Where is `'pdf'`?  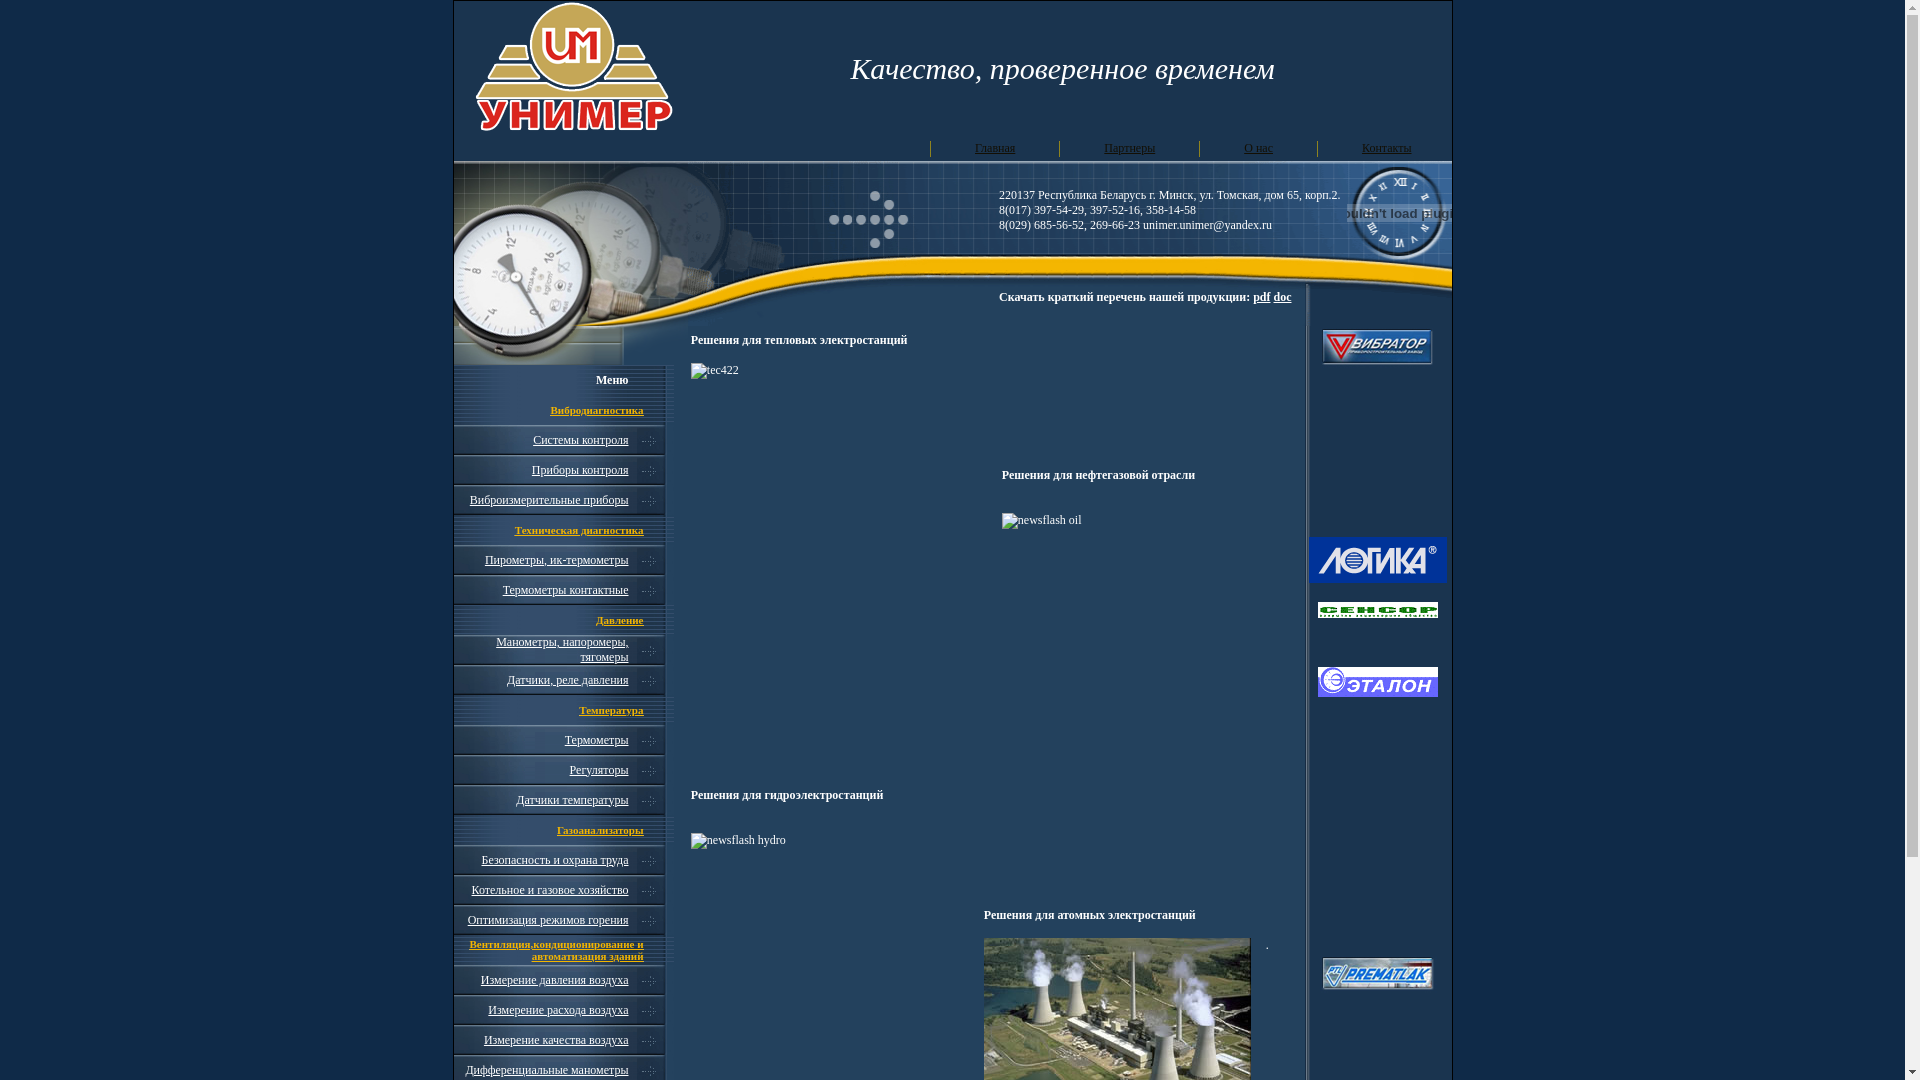 'pdf' is located at coordinates (1260, 297).